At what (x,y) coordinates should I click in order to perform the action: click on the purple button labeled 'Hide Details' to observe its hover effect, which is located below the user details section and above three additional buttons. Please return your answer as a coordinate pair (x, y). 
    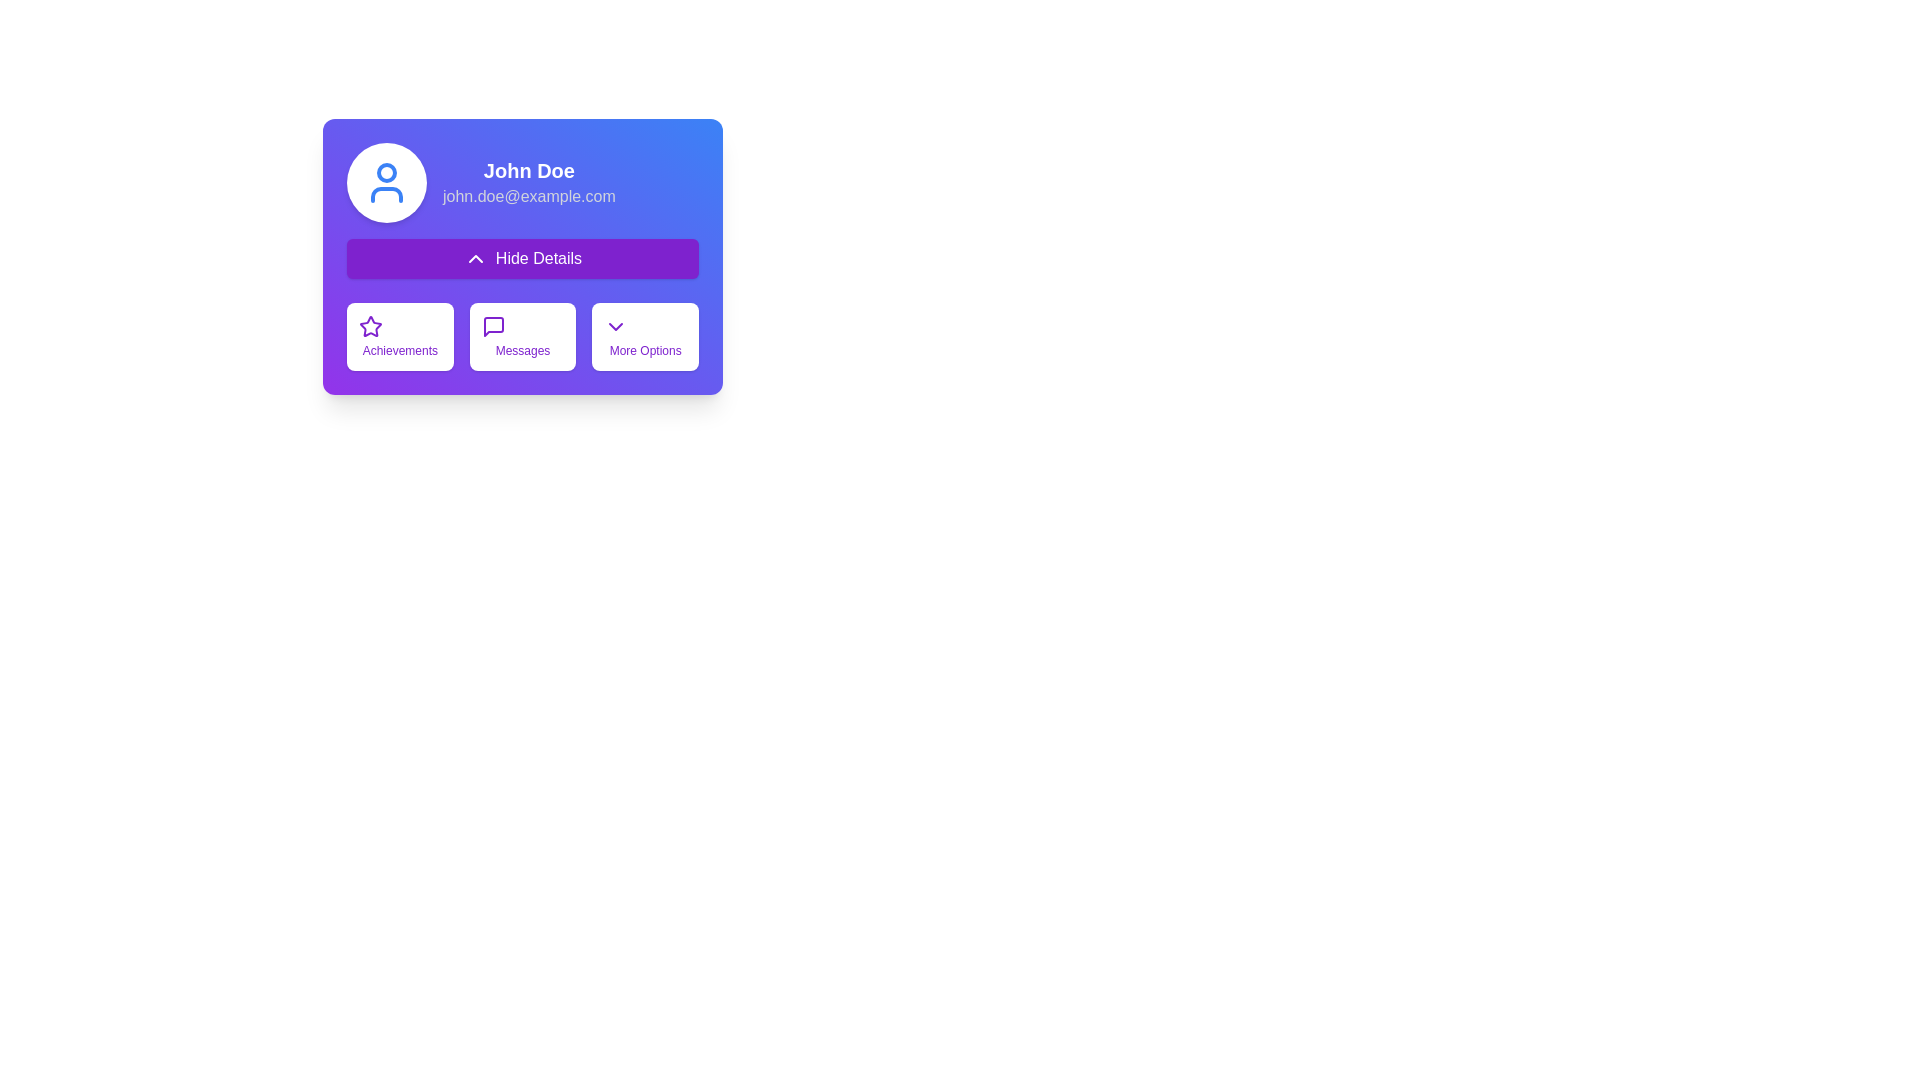
    Looking at the image, I should click on (523, 257).